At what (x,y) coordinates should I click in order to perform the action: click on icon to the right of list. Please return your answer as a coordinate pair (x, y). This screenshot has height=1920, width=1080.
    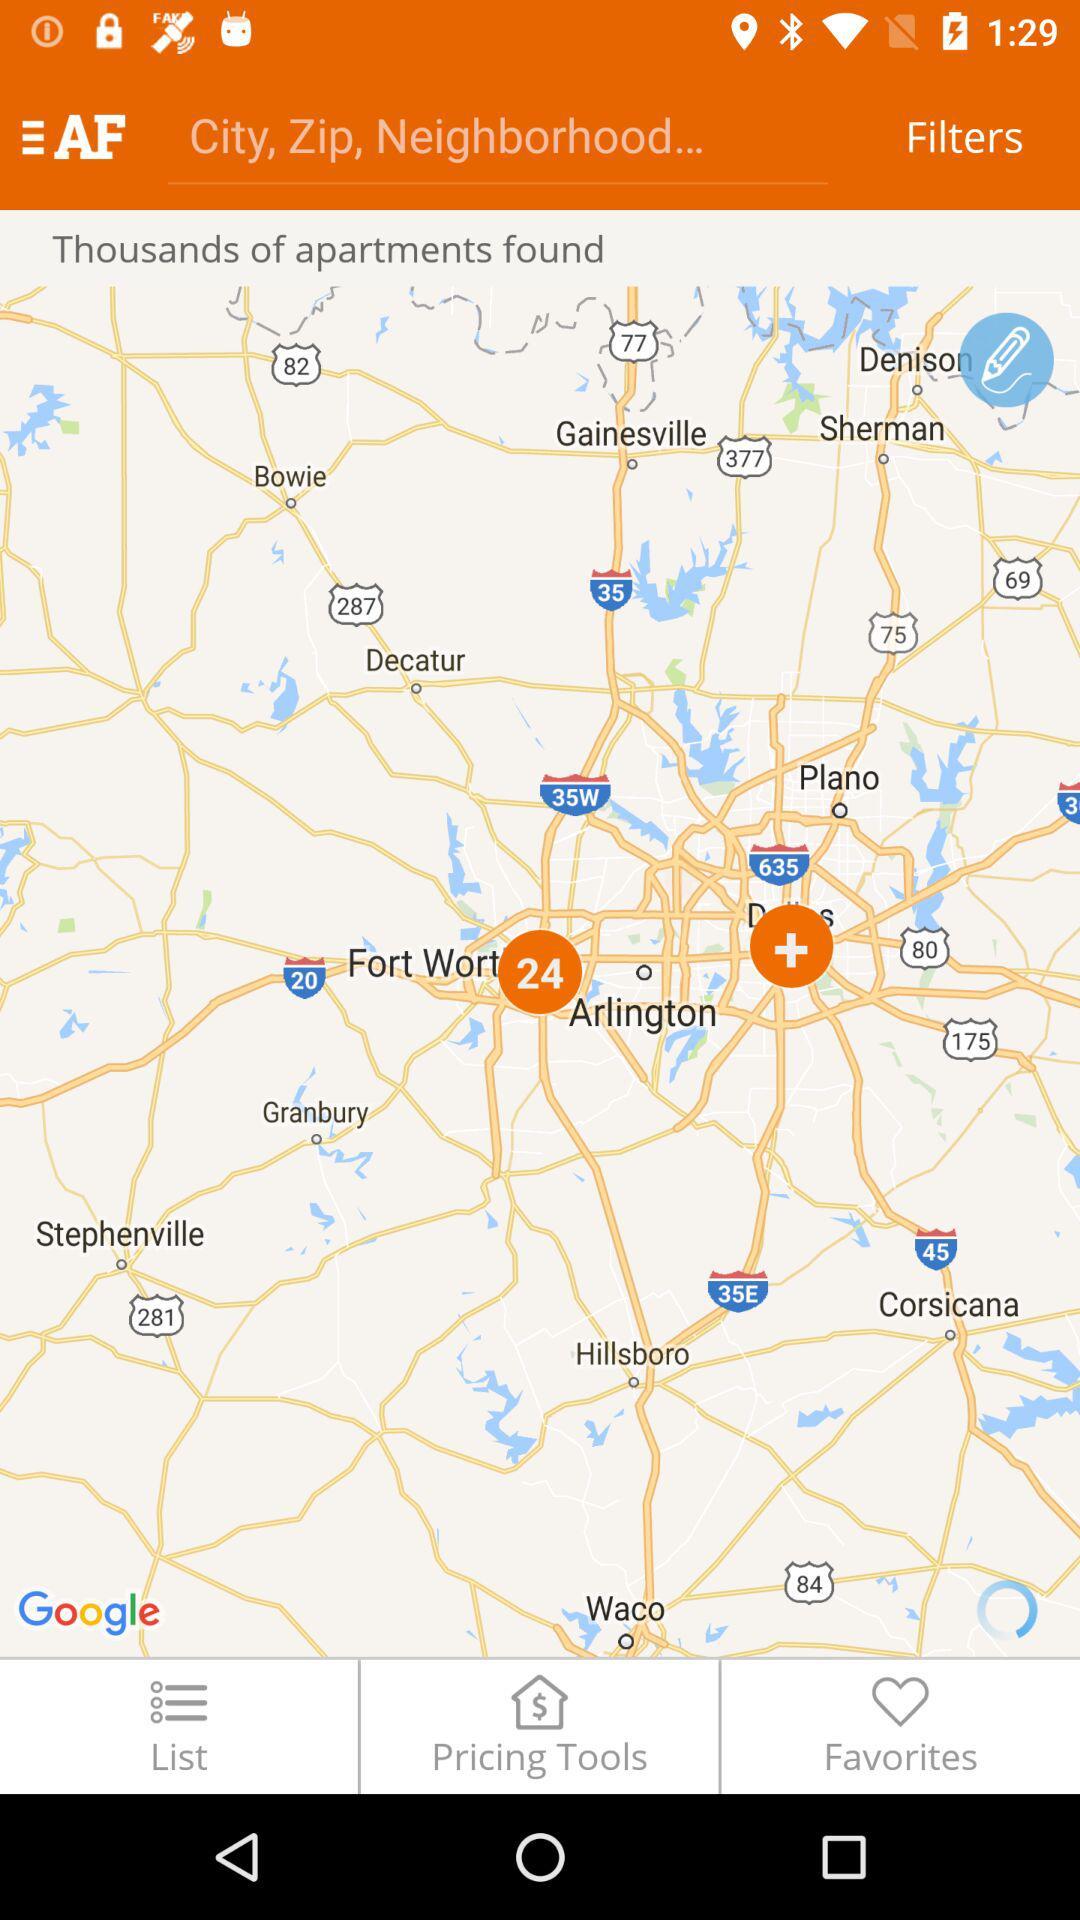
    Looking at the image, I should click on (538, 1725).